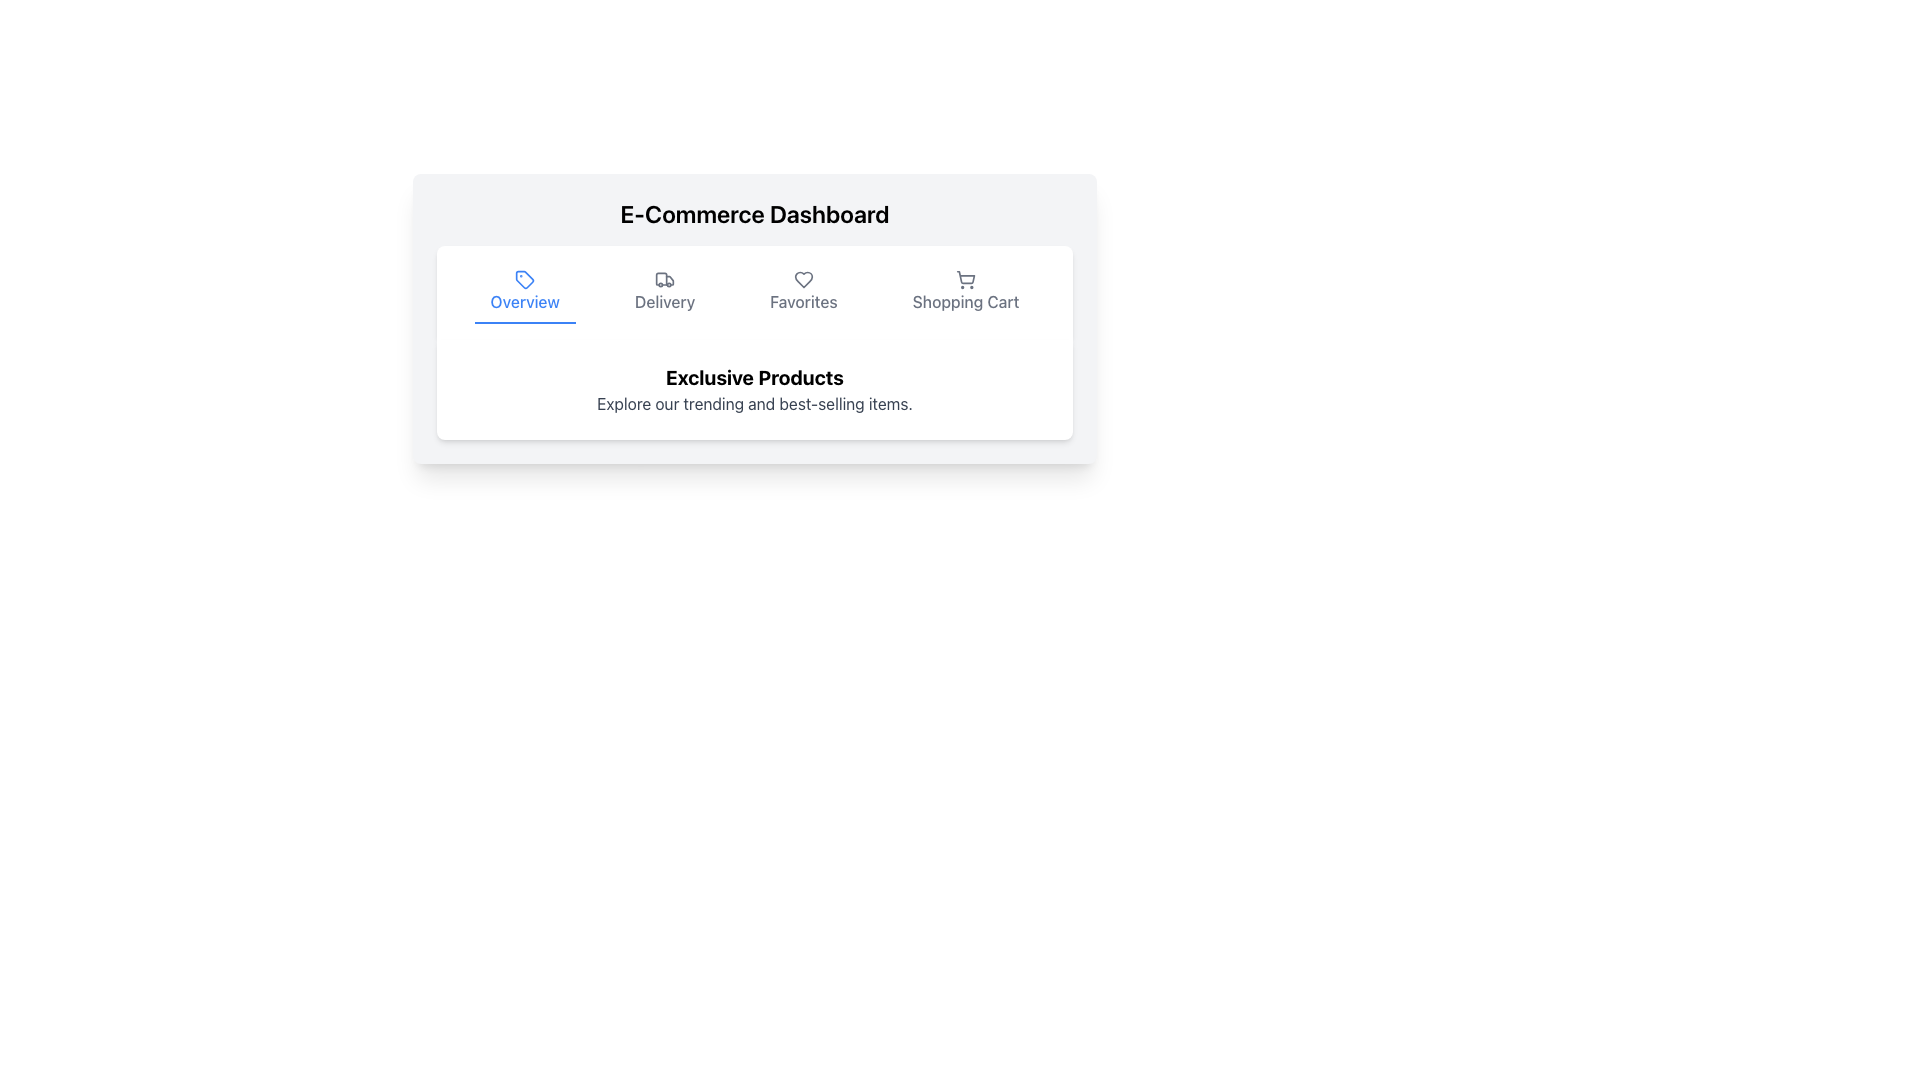  Describe the element at coordinates (525, 293) in the screenshot. I see `the Interactive navigation button labeled 'Overview' which is displayed in bold blue font with an icon above it` at that location.